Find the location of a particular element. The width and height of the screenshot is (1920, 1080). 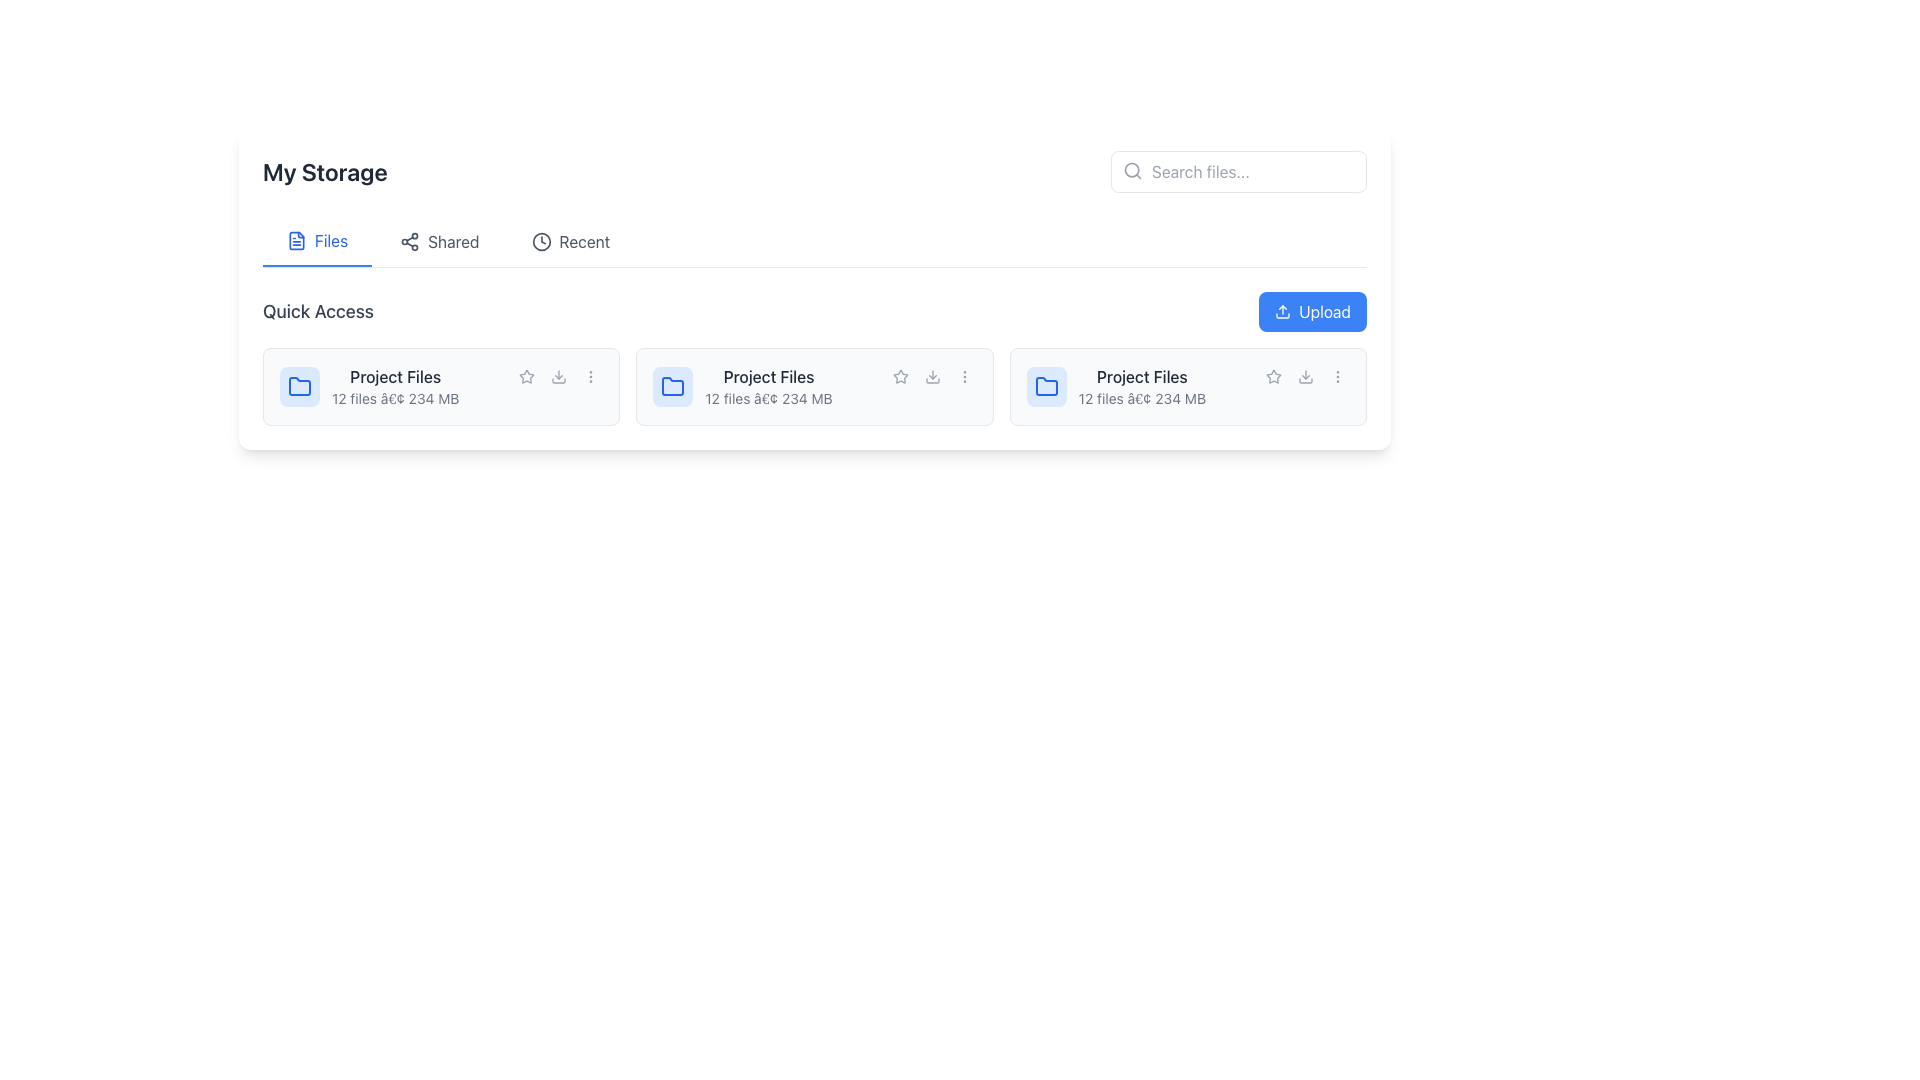

the label or navigation link located in the horizontal navigation bar below the 'My Storage' title, which is between the 'Shared' option and the empty space is located at coordinates (583, 241).